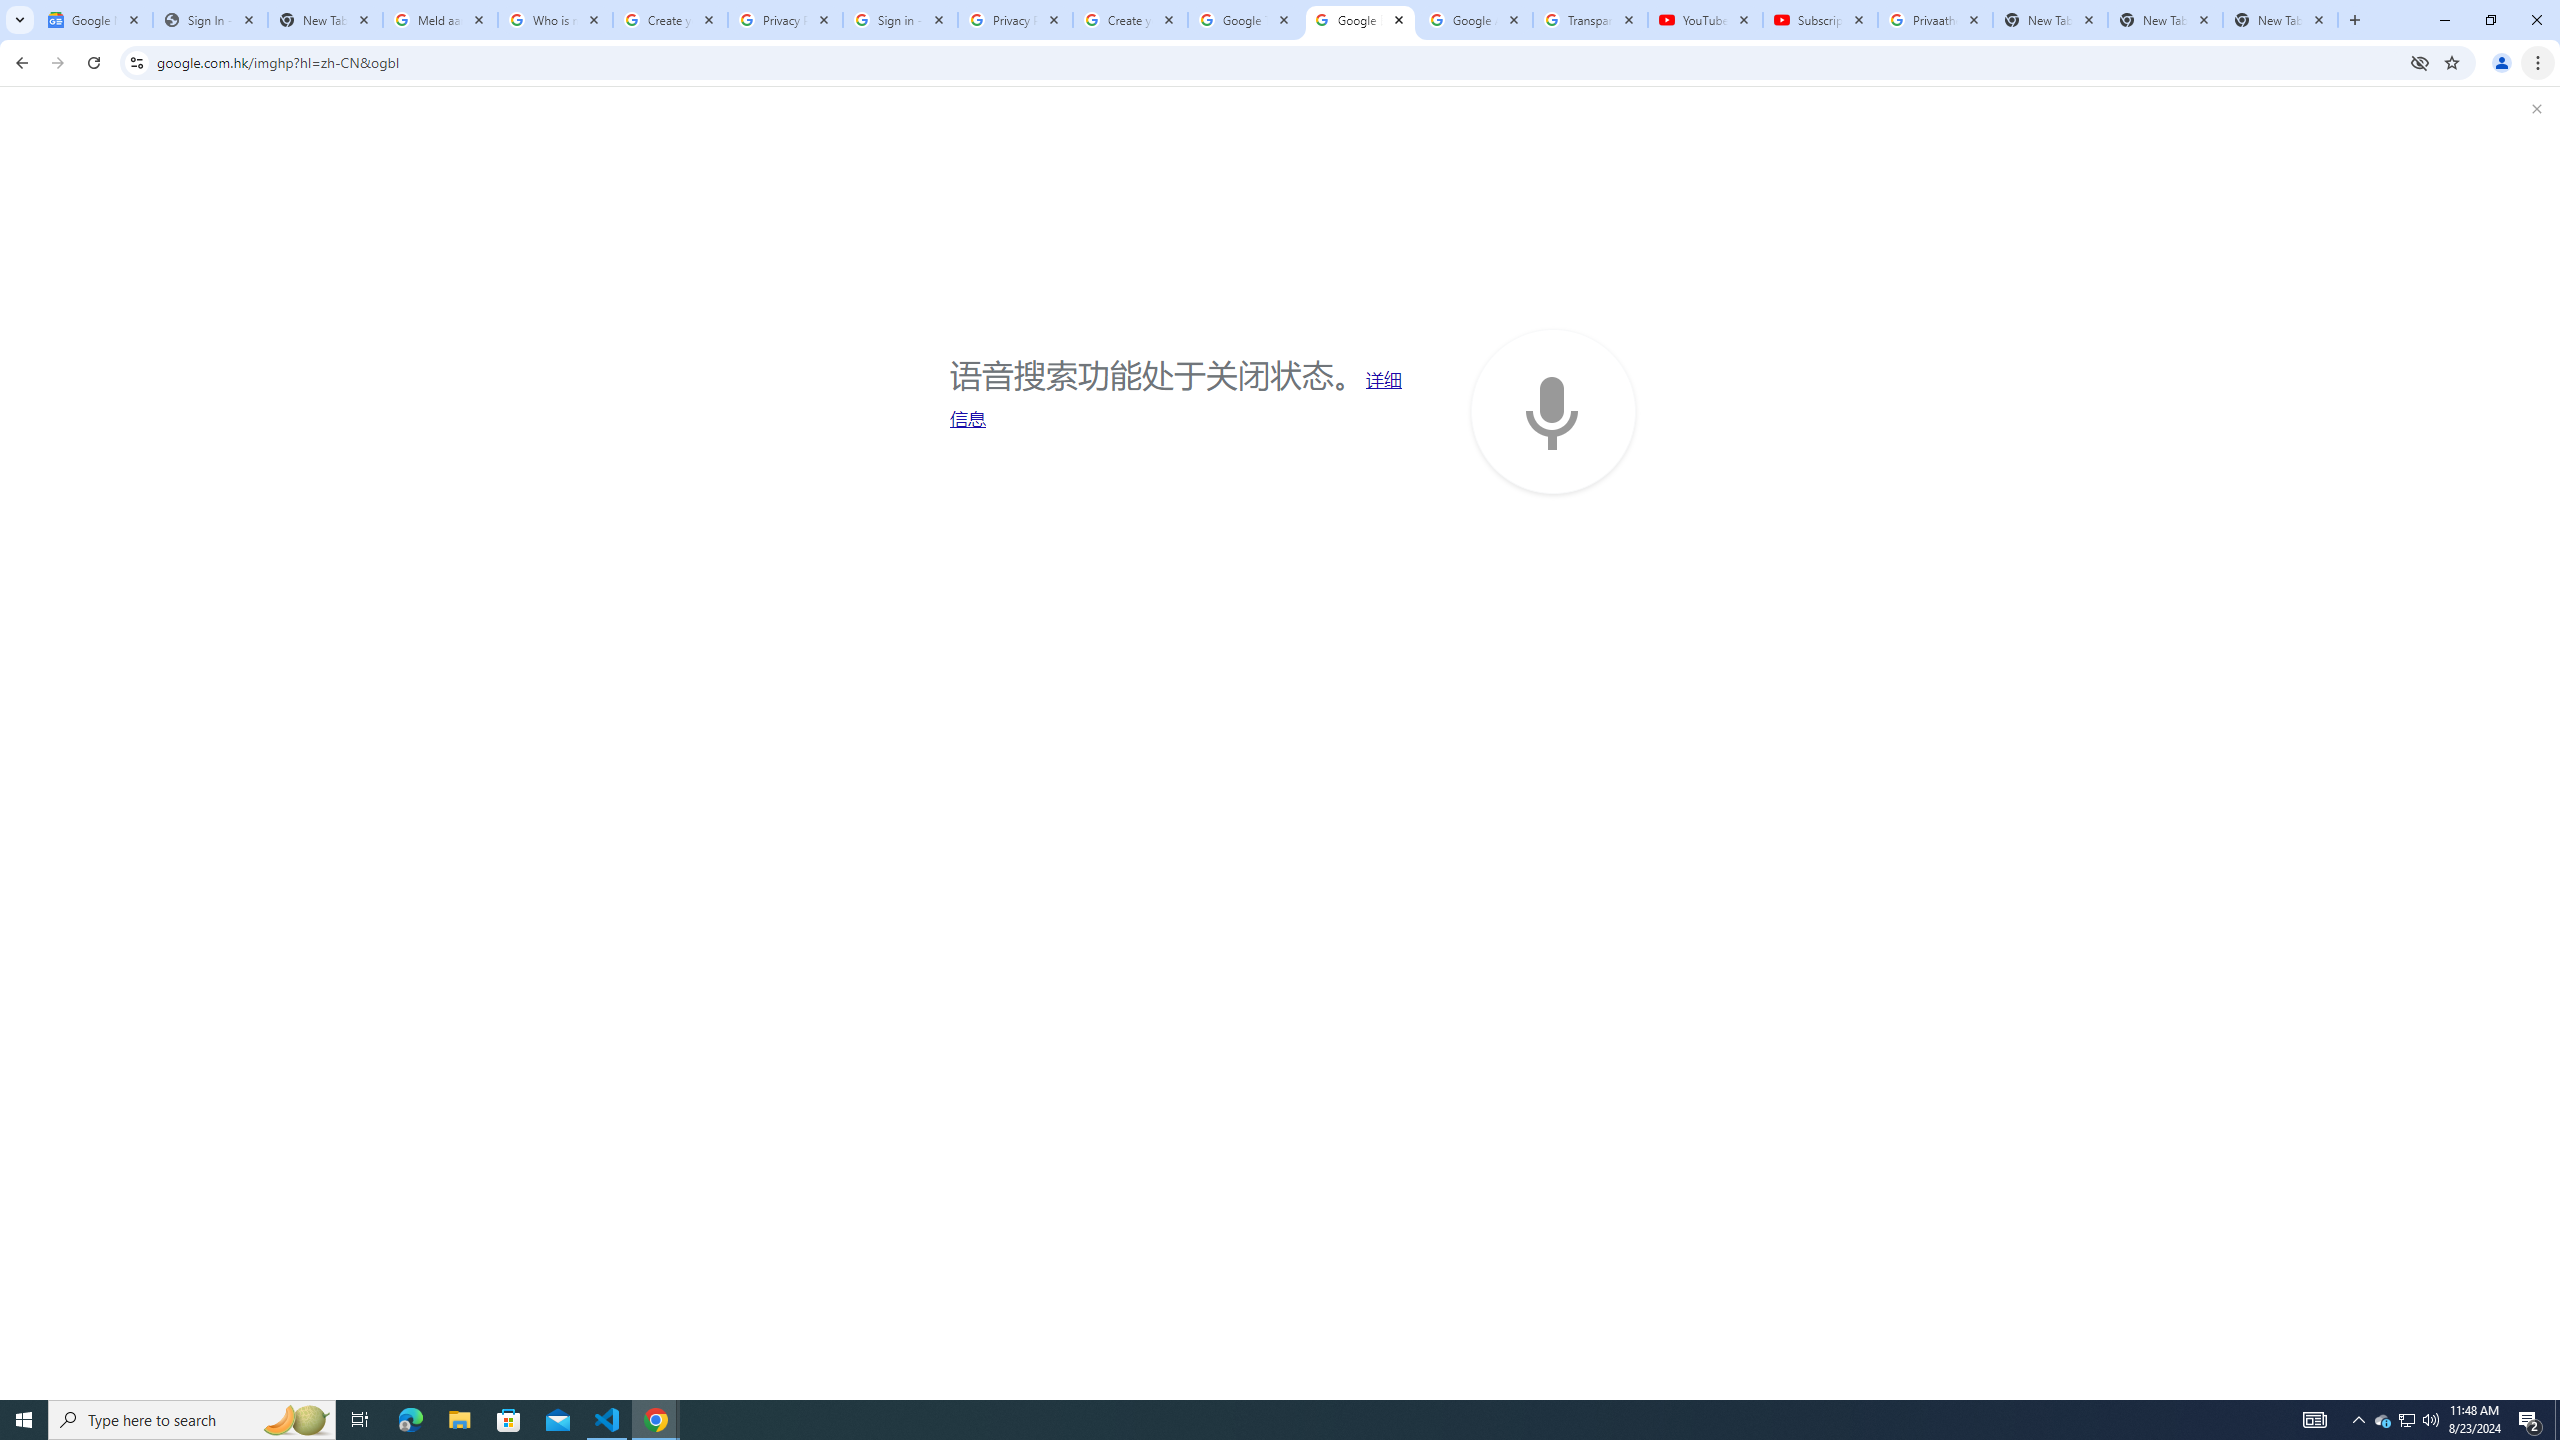 This screenshot has height=1440, width=2560. I want to click on 'Subscriptions - YouTube', so click(1819, 19).